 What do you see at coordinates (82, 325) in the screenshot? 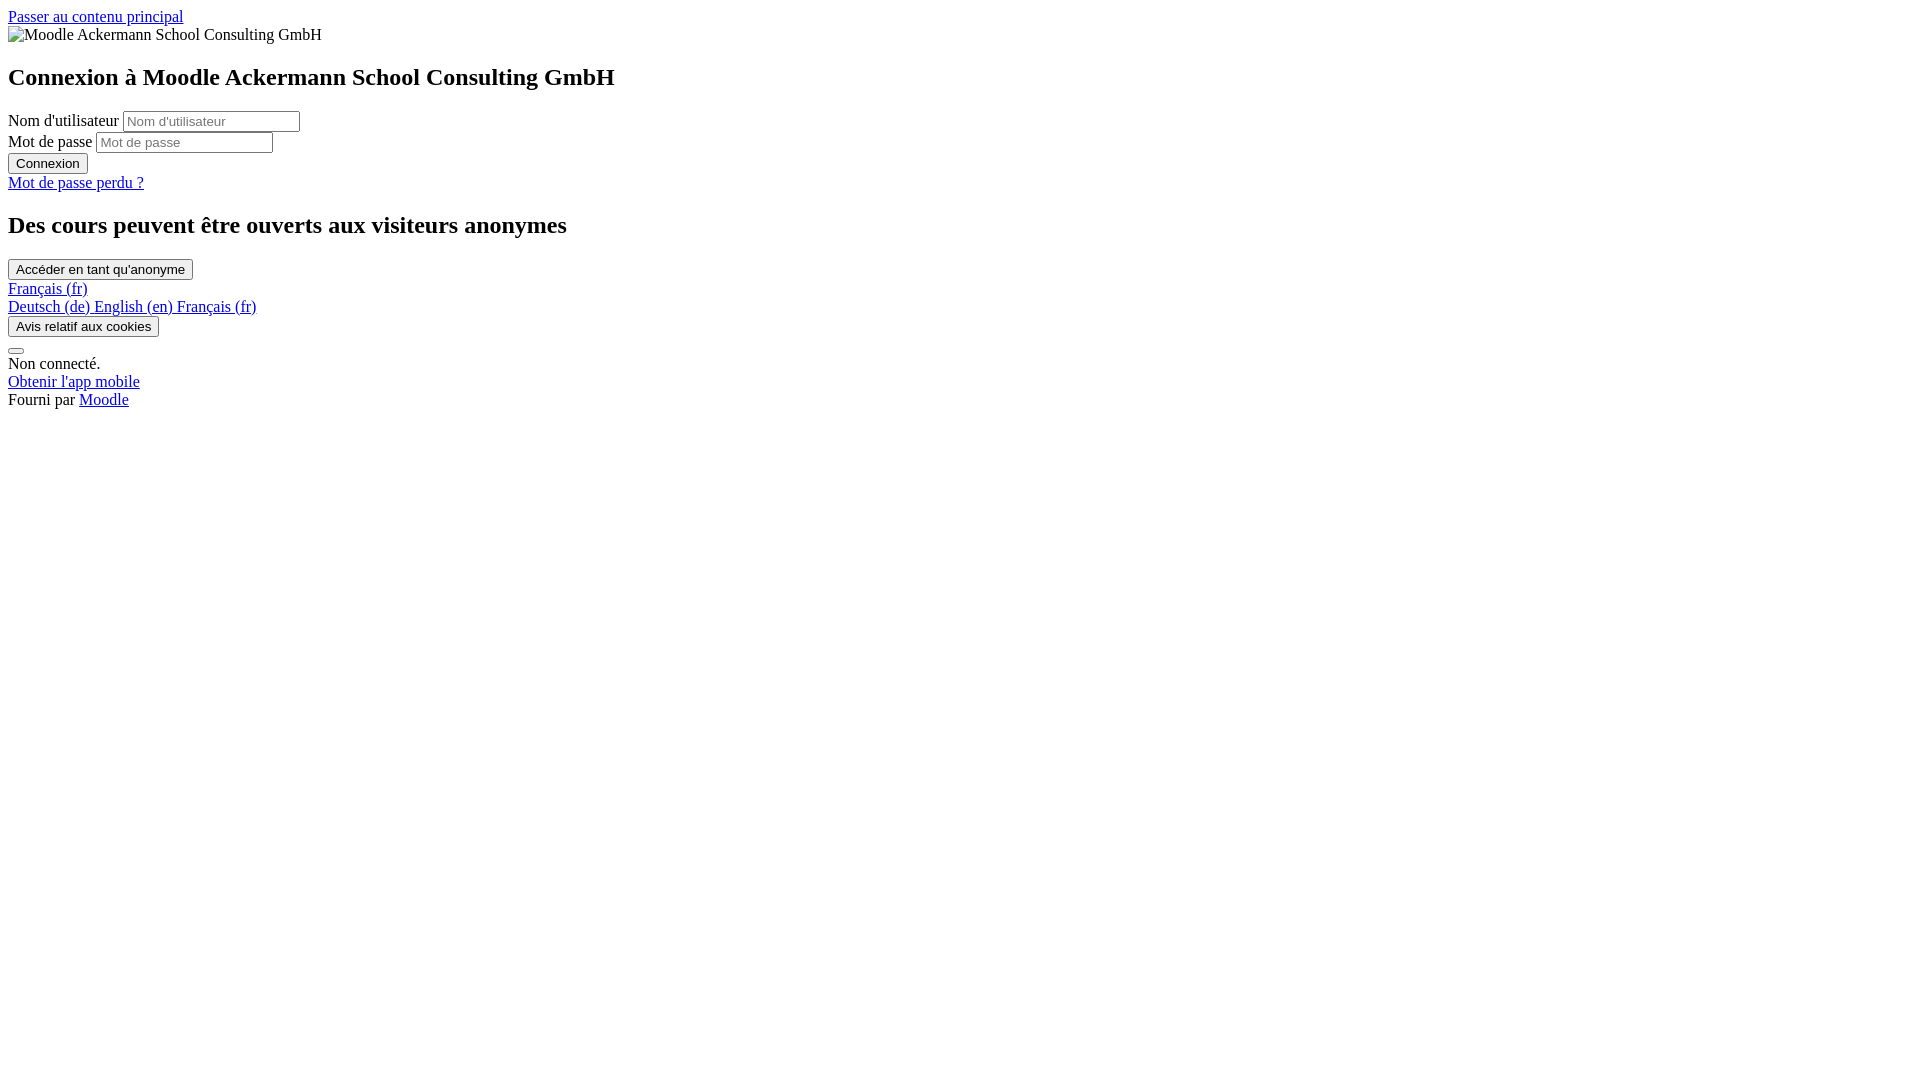
I see `'Avis relatif aux cookies'` at bounding box center [82, 325].